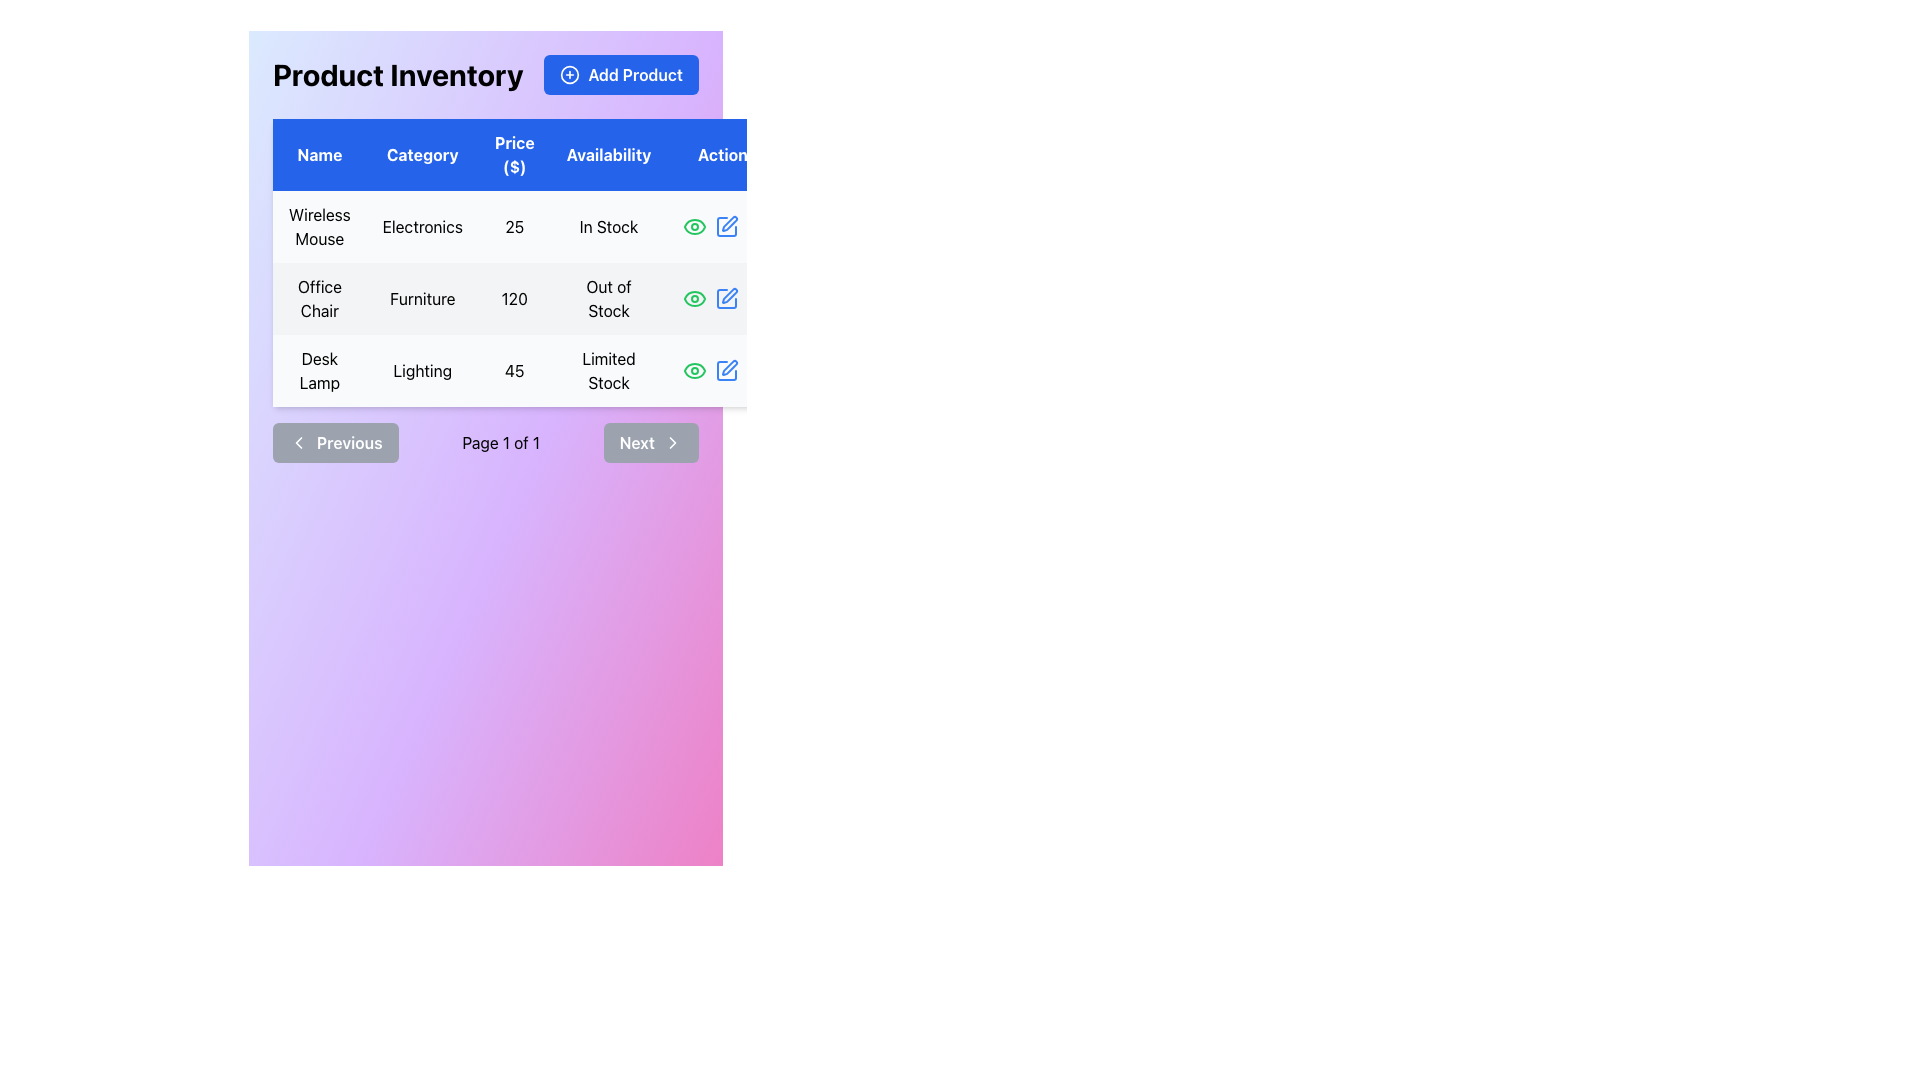 Image resolution: width=1920 pixels, height=1080 pixels. I want to click on the blue pencil icon in the 'Actions' column of the inventory table for editing the product details of the 'Desk Lamp' entry, so click(726, 370).